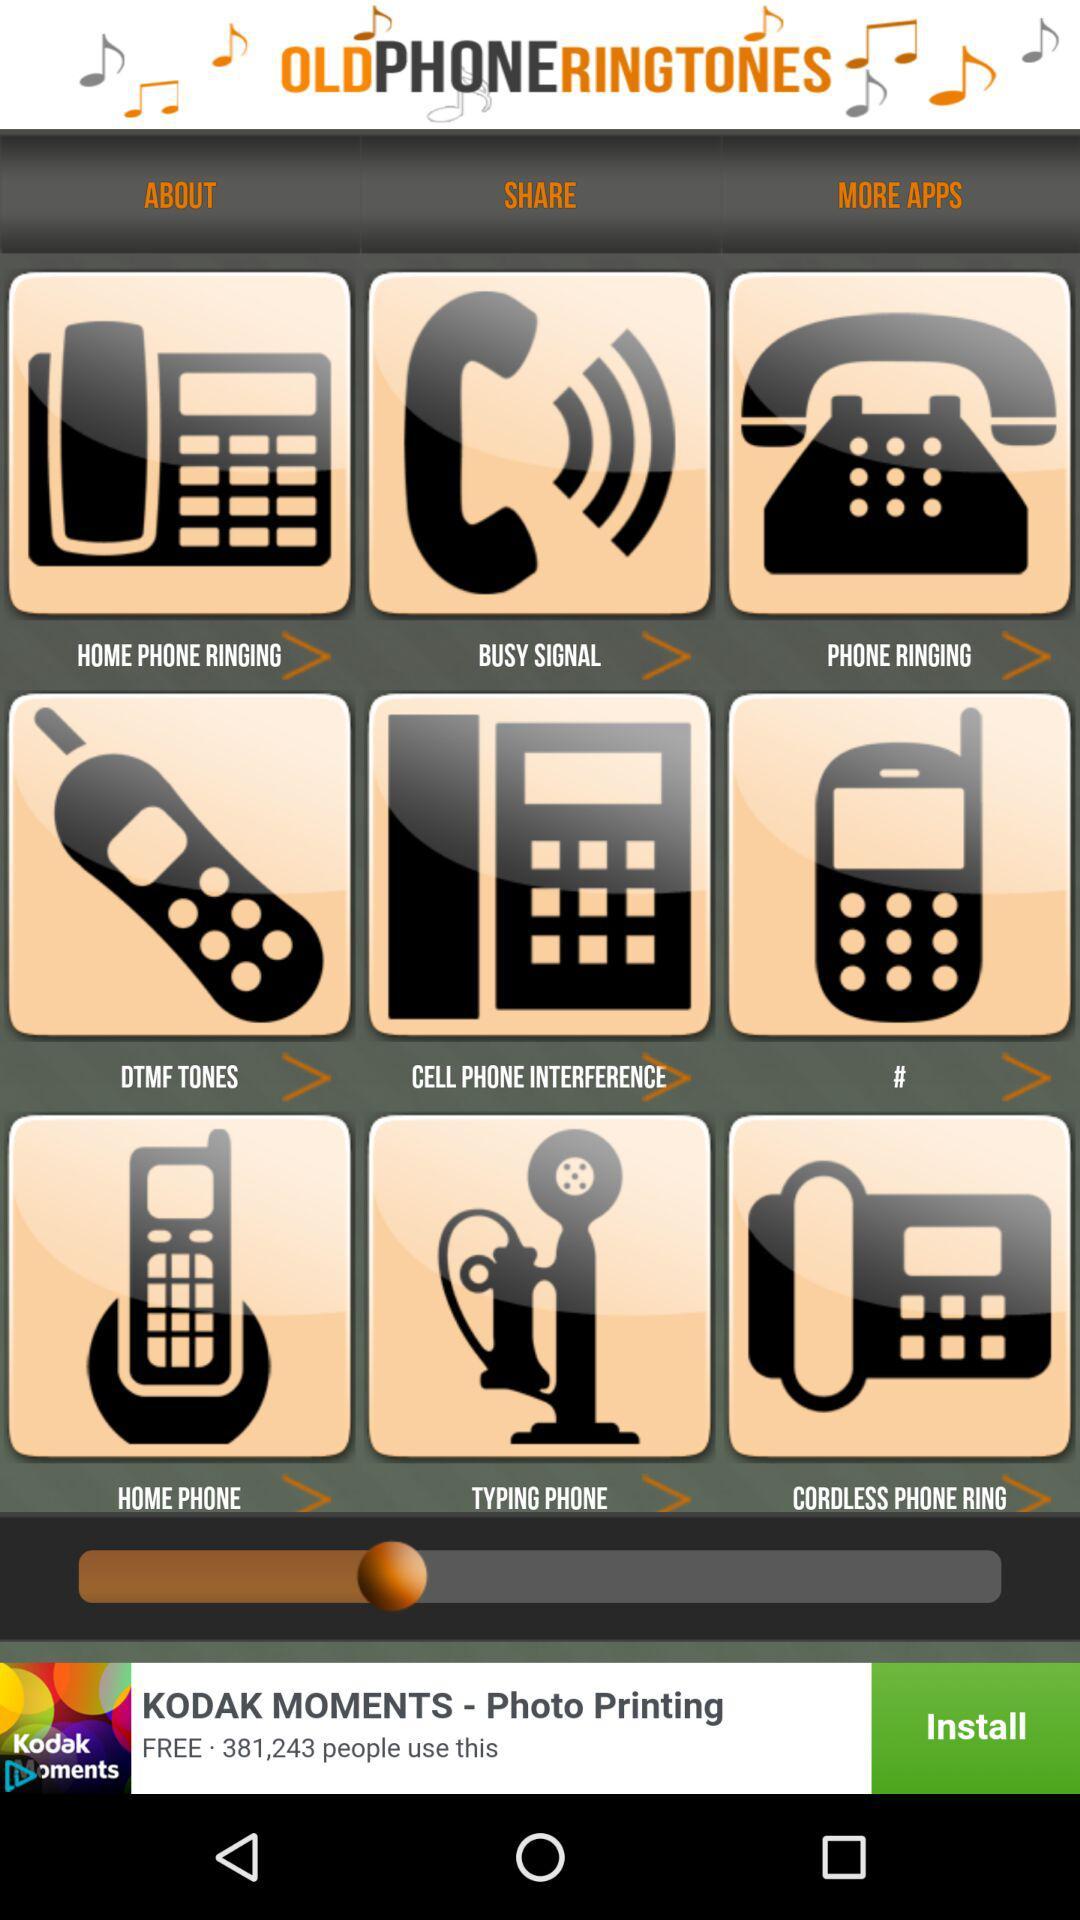  Describe the element at coordinates (1026, 1074) in the screenshot. I see `next symbol` at that location.